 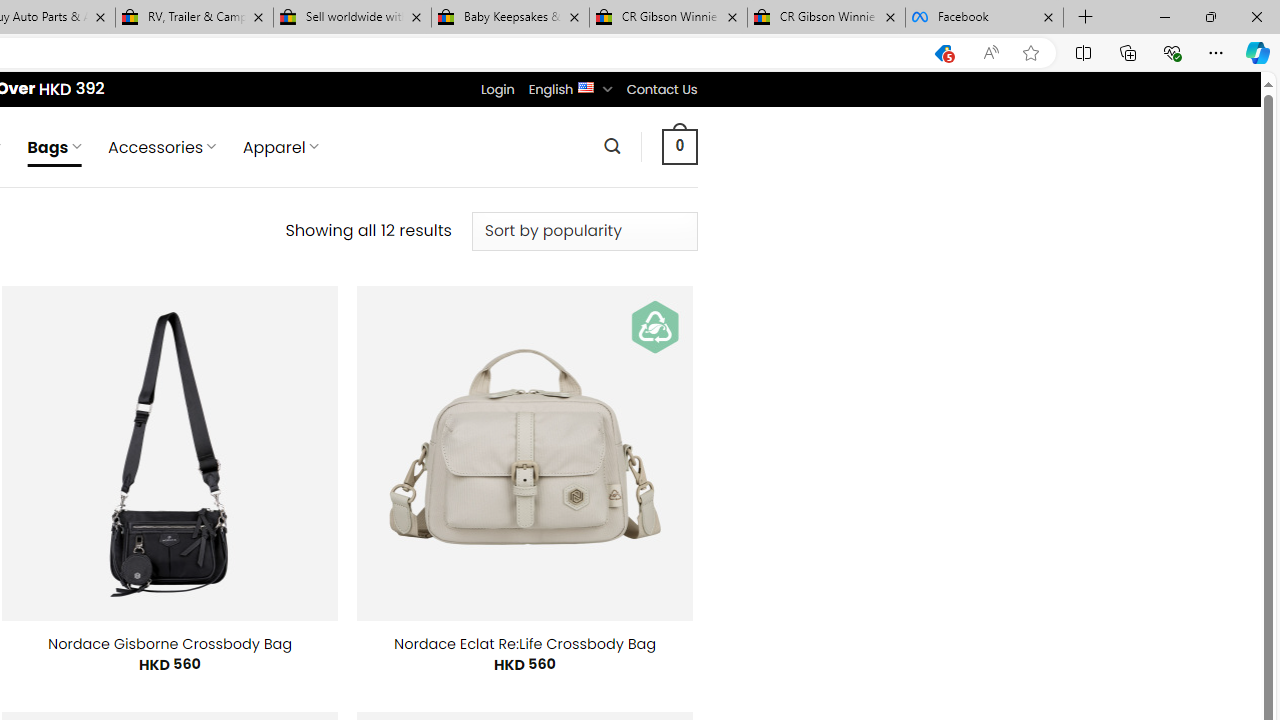 What do you see at coordinates (679, 145) in the screenshot?
I see `'  0  '` at bounding box center [679, 145].